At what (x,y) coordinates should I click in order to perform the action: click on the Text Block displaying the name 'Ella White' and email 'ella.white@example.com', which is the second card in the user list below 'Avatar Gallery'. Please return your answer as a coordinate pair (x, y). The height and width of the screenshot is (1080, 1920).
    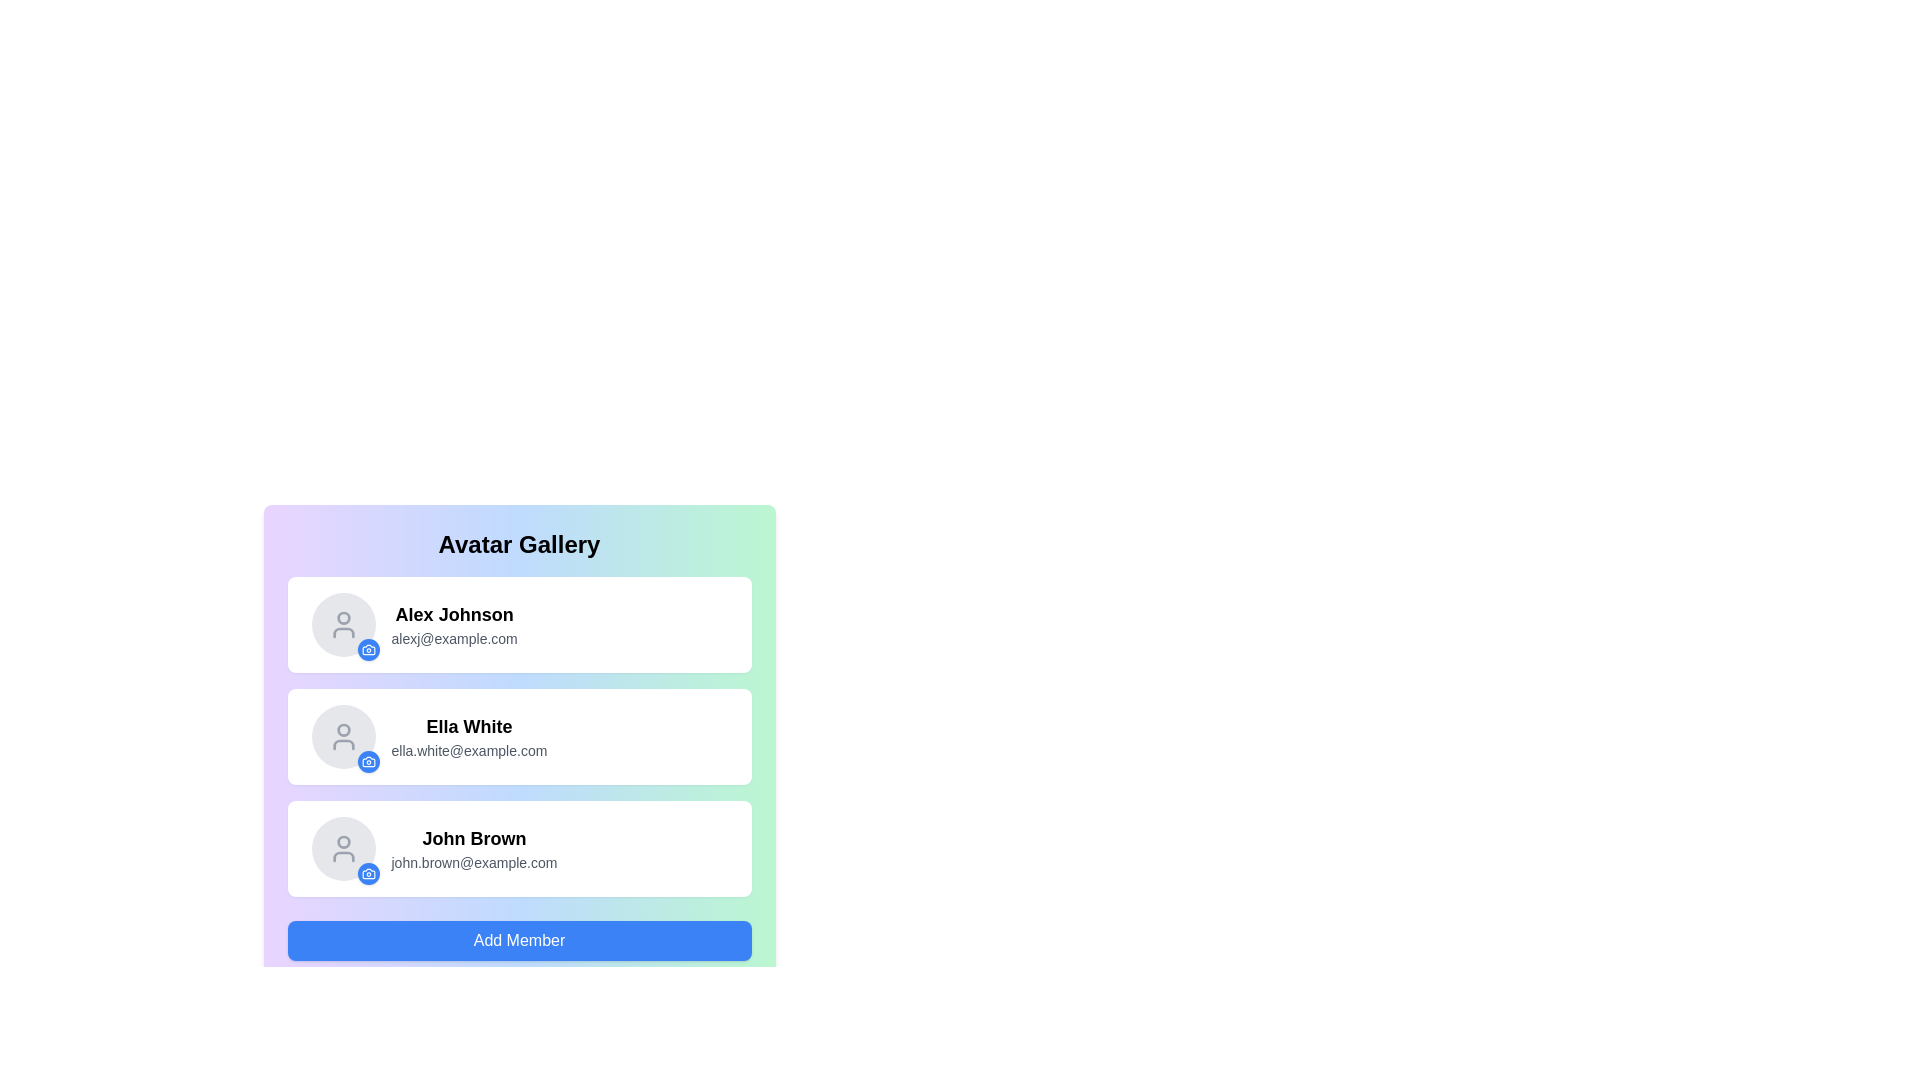
    Looking at the image, I should click on (468, 736).